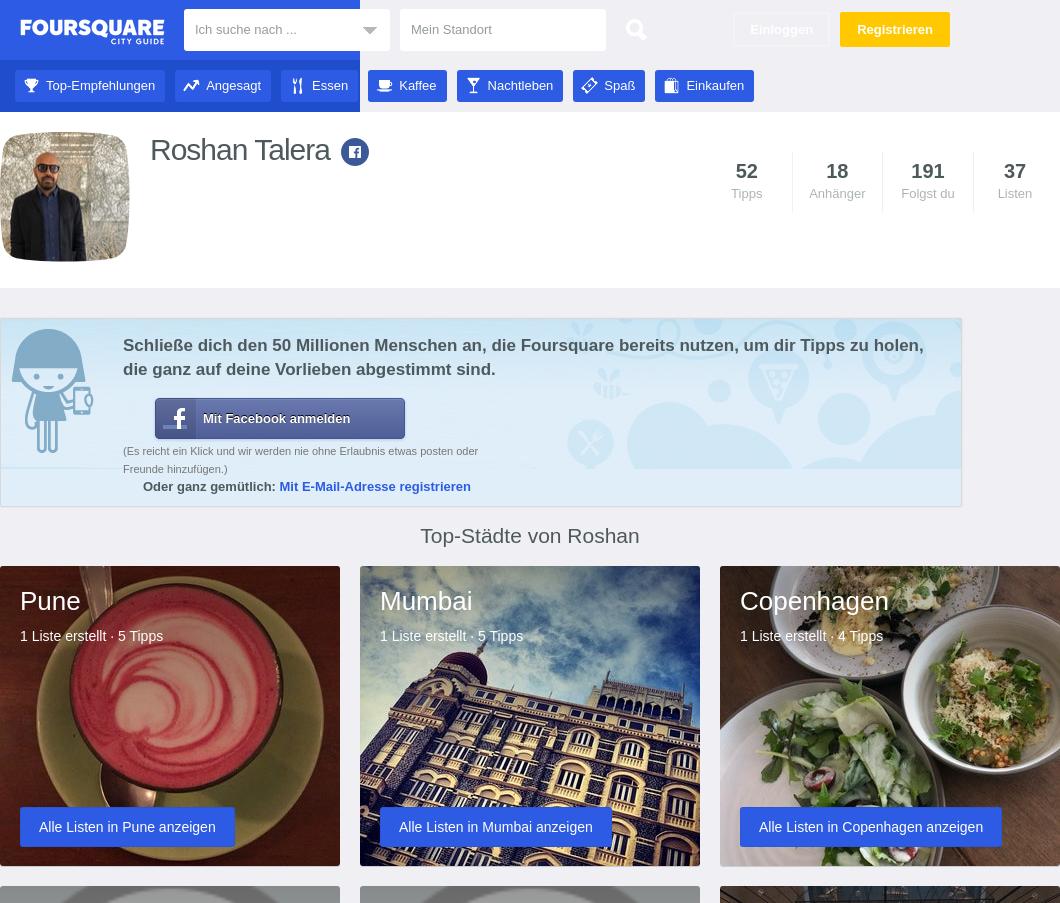 The height and width of the screenshot is (903, 1060). Describe the element at coordinates (494, 824) in the screenshot. I see `'Alle Listen in Mumbai anzeigen'` at that location.